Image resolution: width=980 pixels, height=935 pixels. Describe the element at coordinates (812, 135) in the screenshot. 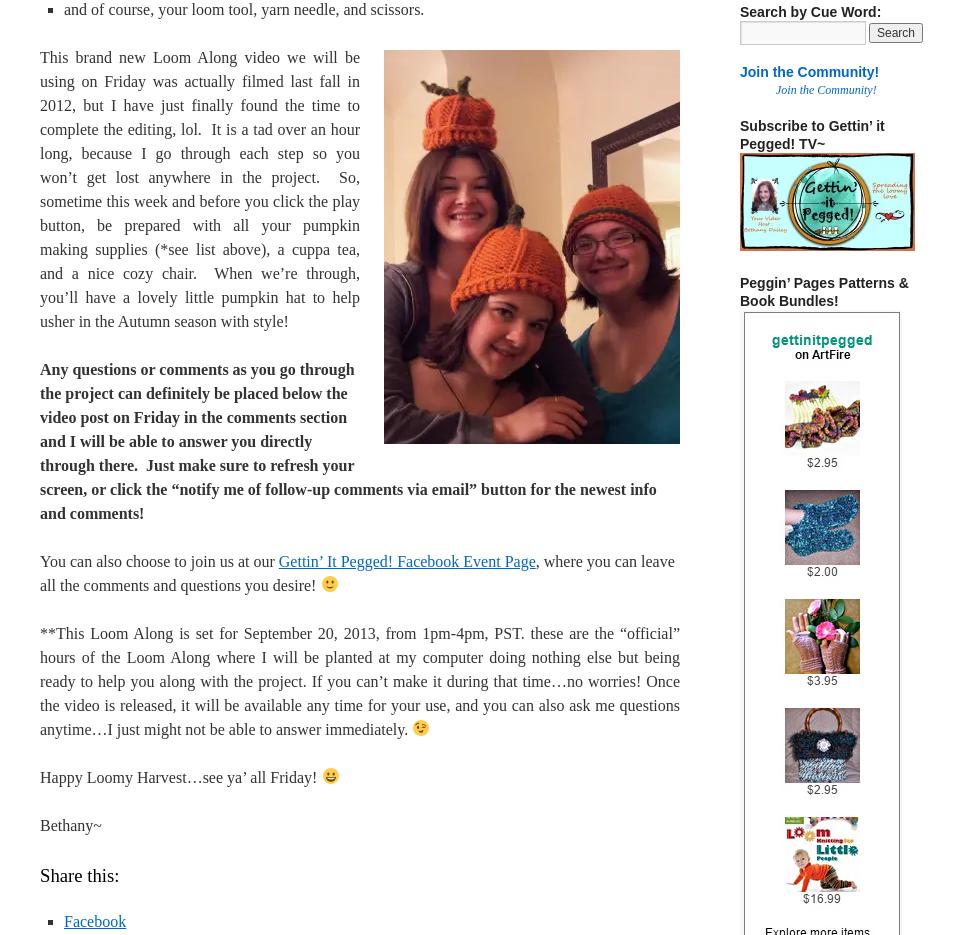

I see `'Subscribe to Gettin’ it Pegged! TV~'` at that location.